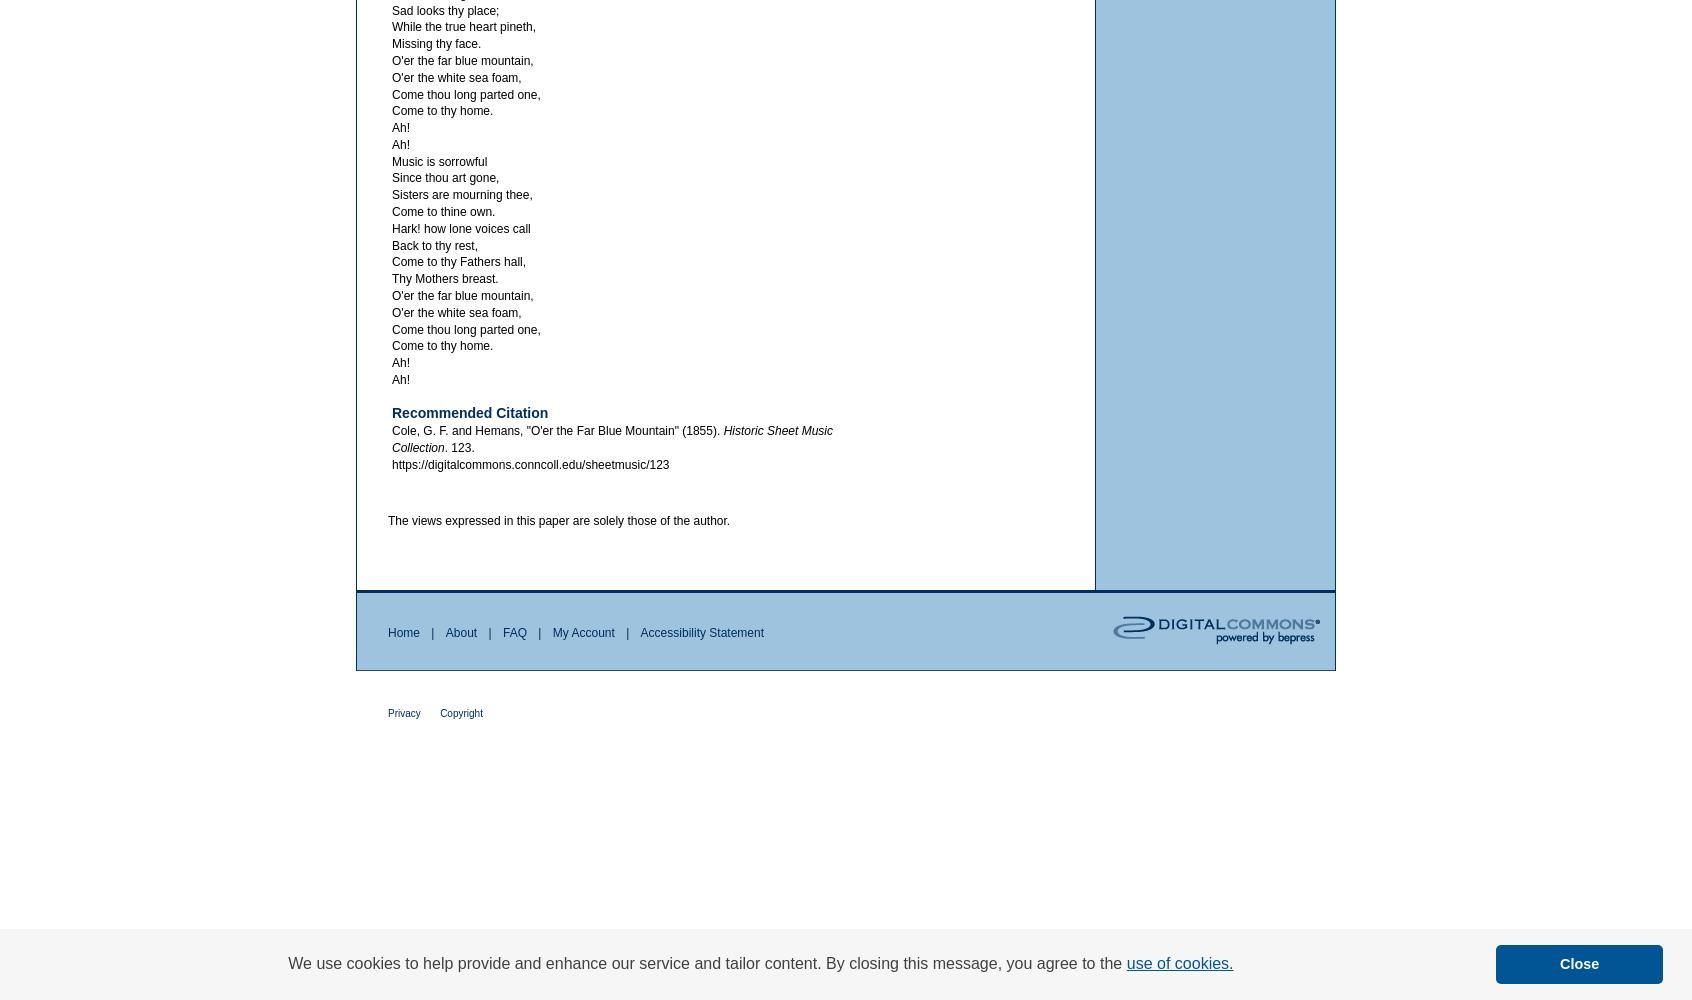 This screenshot has height=1000, width=1692. I want to click on 'Privacy', so click(404, 711).